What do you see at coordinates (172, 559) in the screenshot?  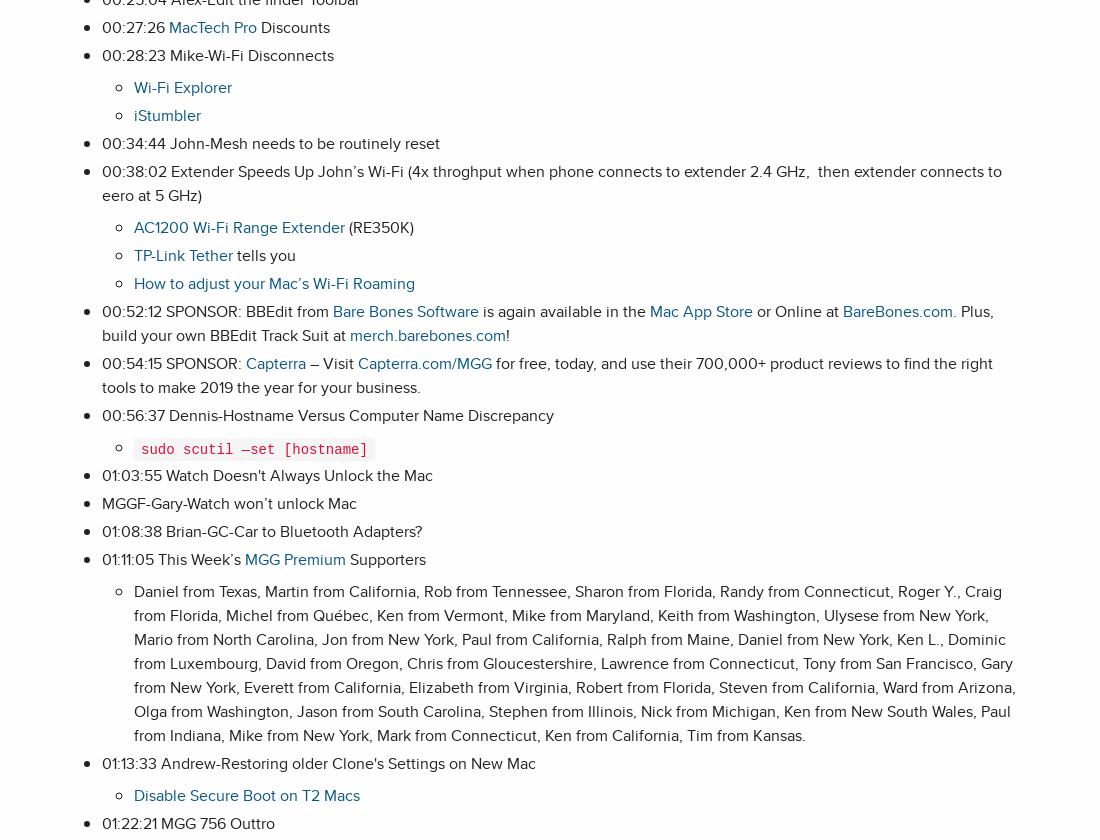 I see `'01:11:05 This Week’s'` at bounding box center [172, 559].